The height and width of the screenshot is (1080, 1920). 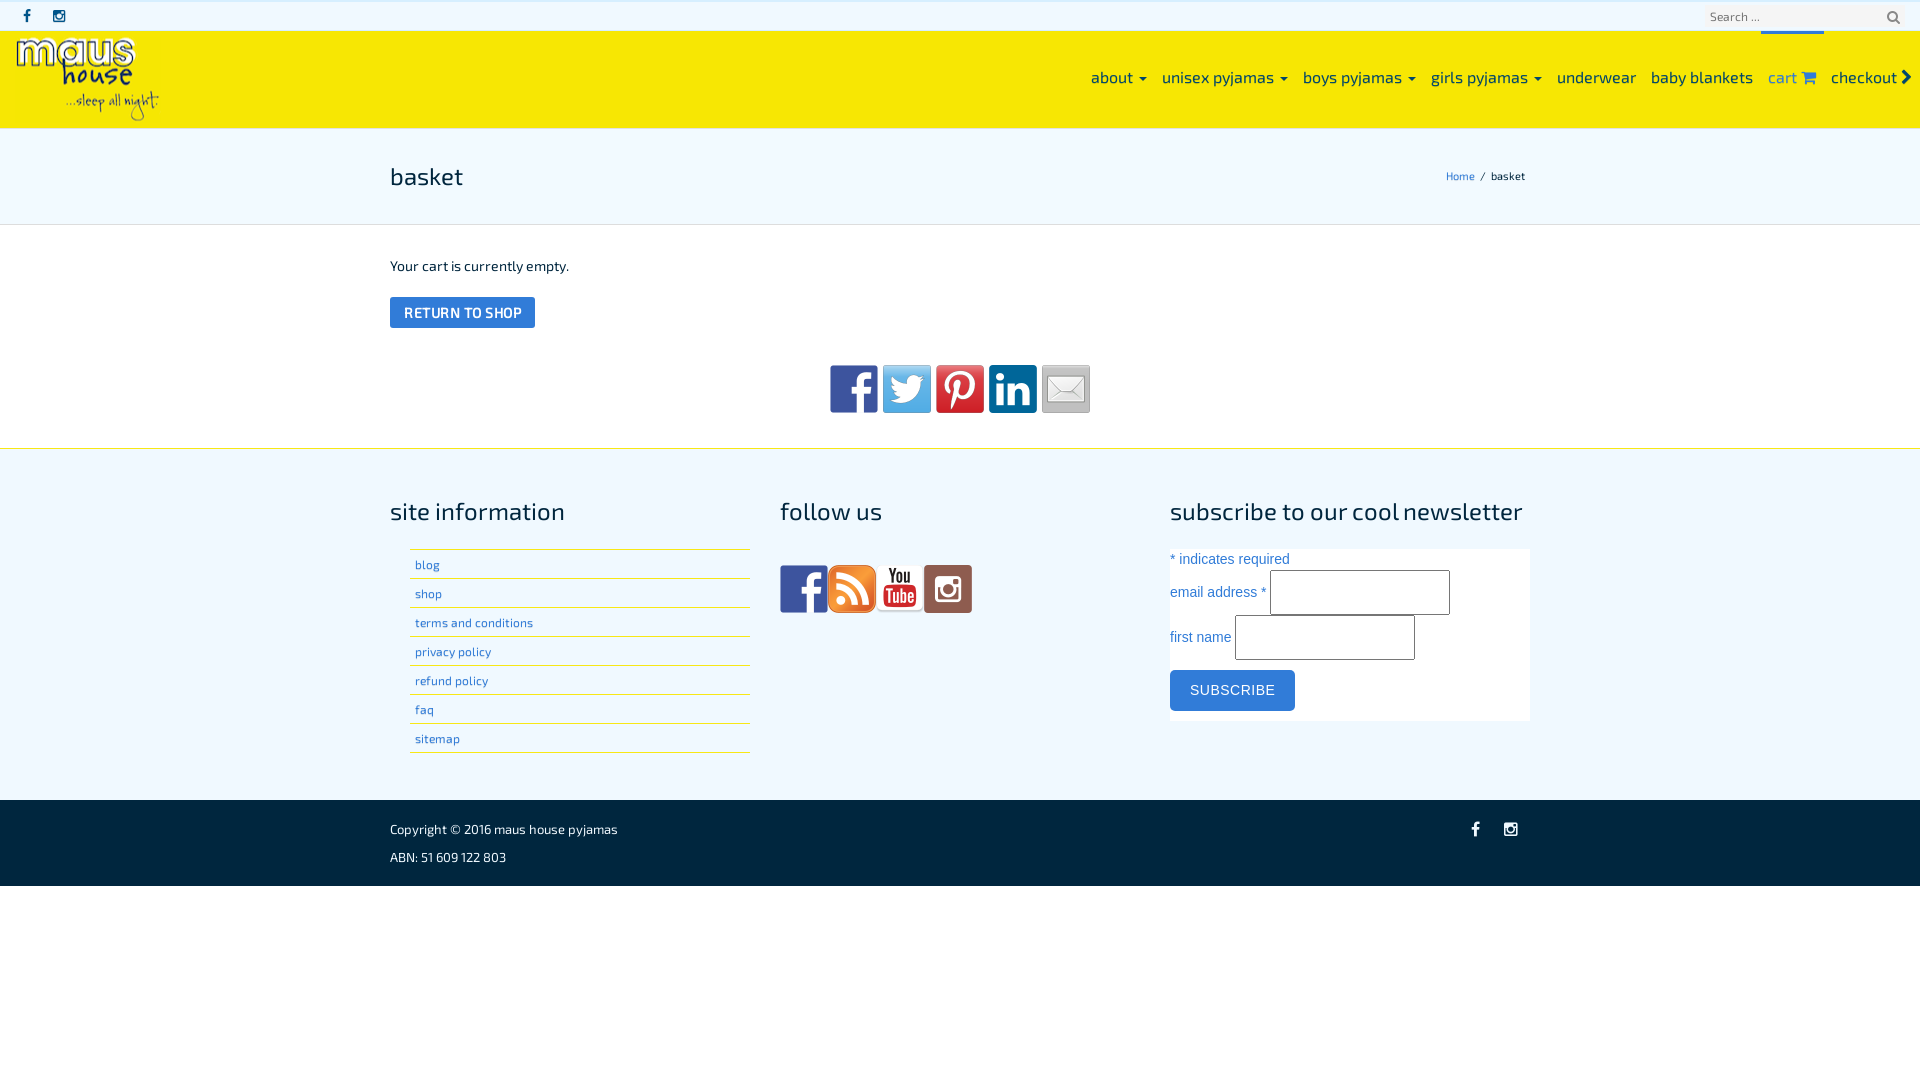 I want to click on 'terms and conditions', so click(x=473, y=620).